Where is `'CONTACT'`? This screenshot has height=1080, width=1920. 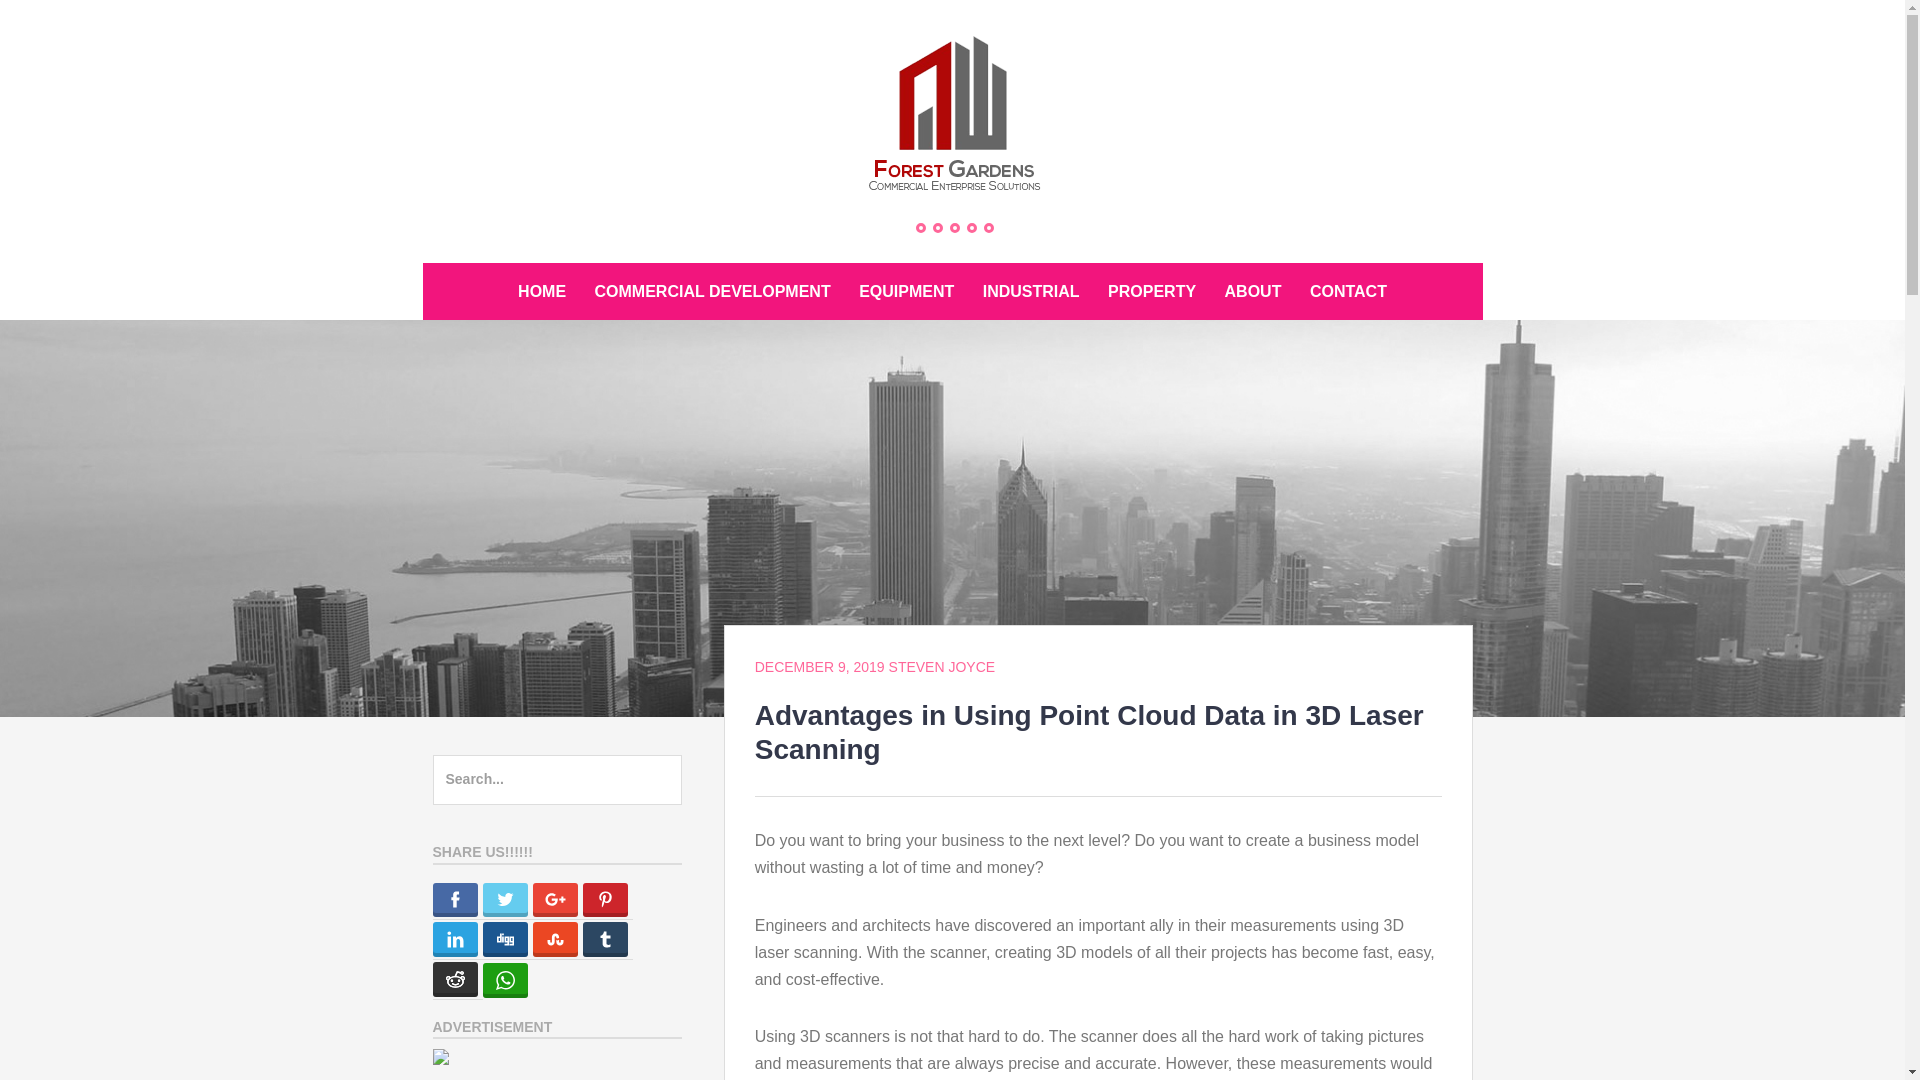 'CONTACT' is located at coordinates (1348, 291).